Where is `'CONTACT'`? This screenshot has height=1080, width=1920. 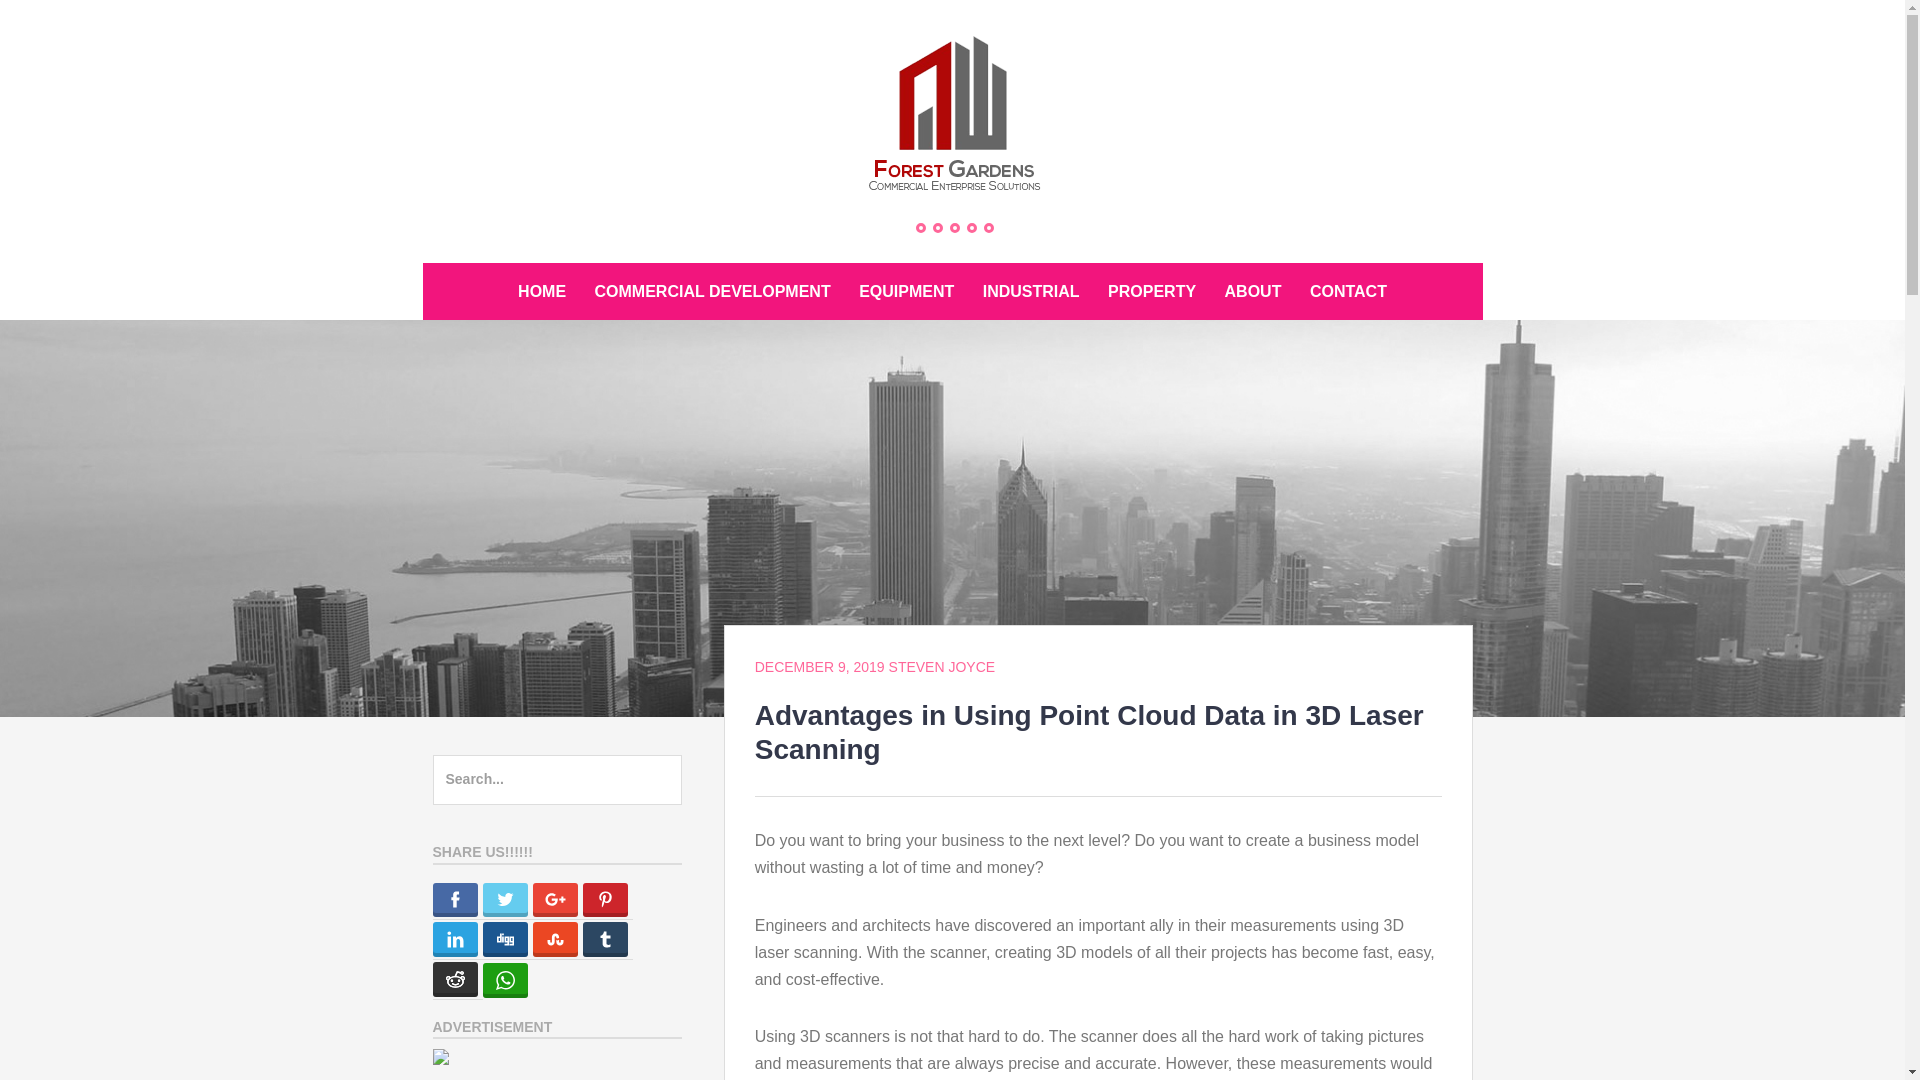 'CONTACT' is located at coordinates (1348, 291).